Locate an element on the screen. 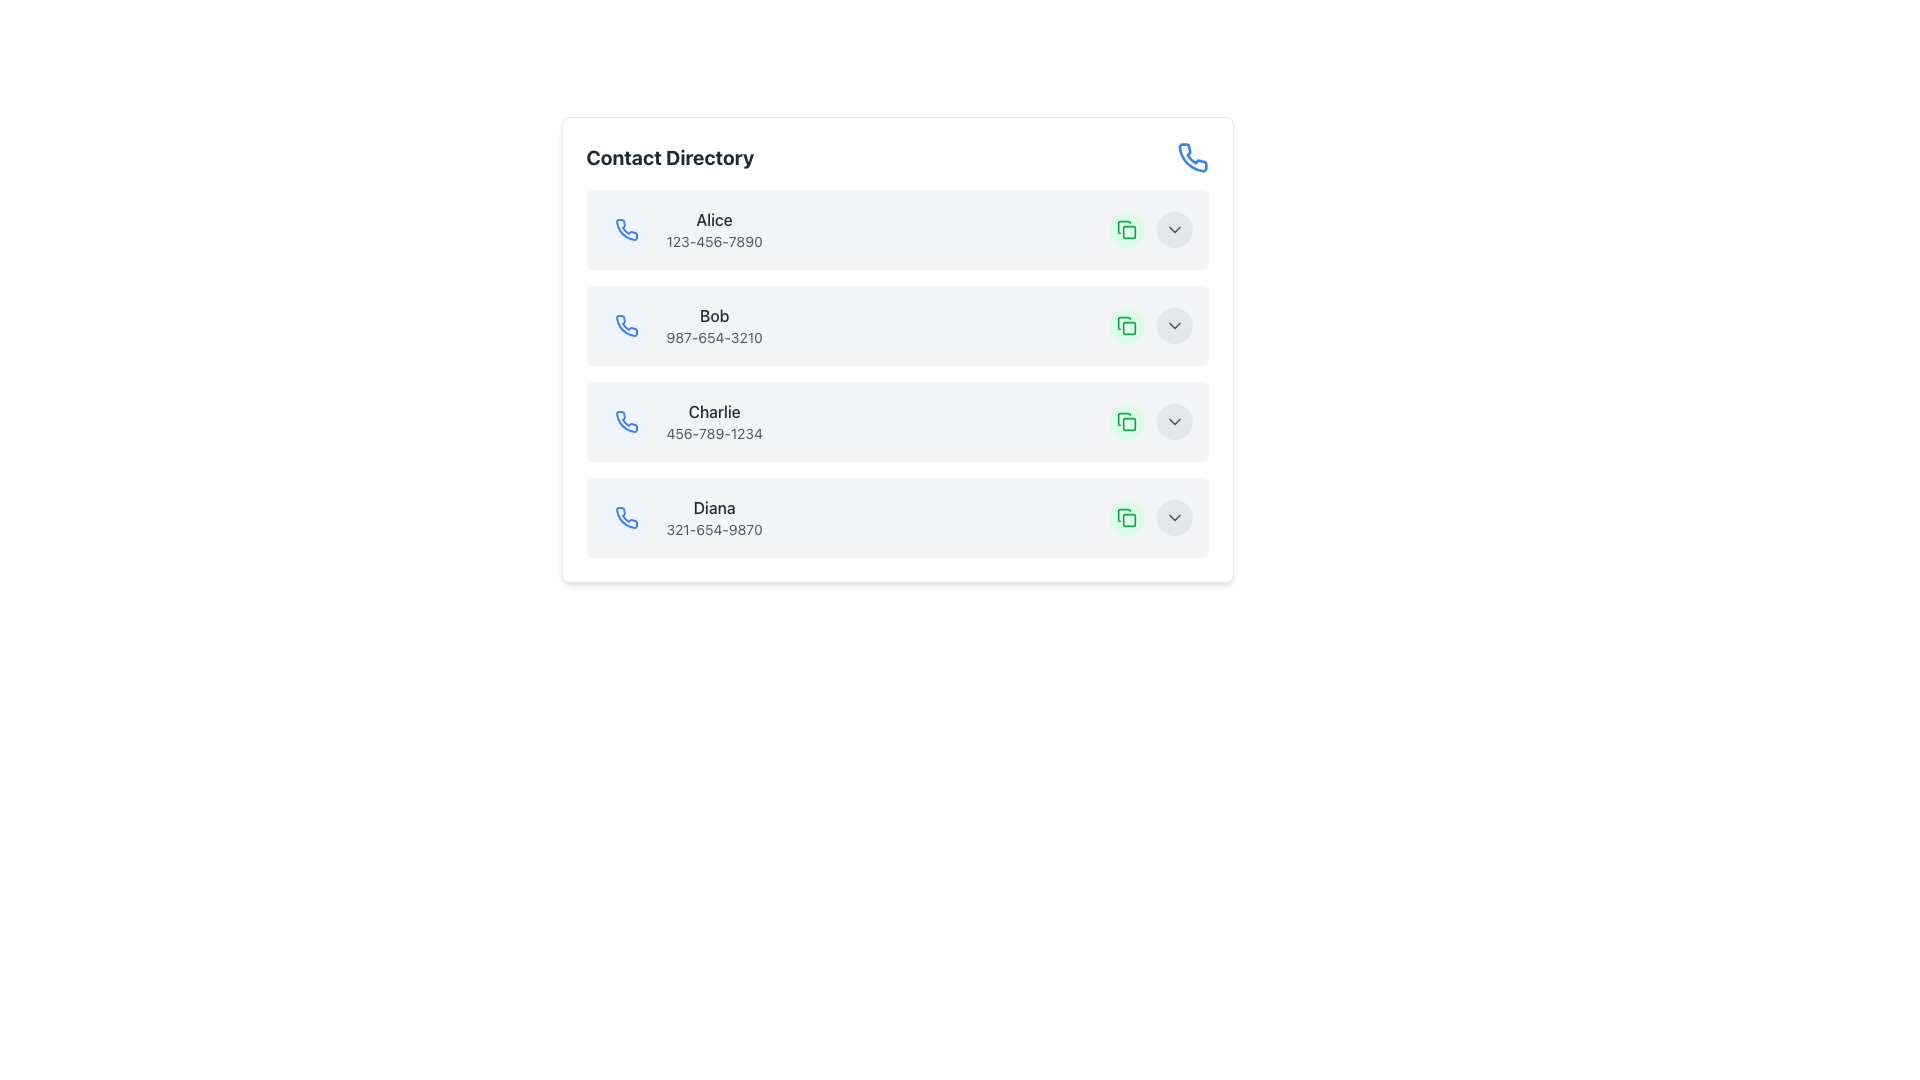 This screenshot has width=1920, height=1080. the text display element that shows a contact's name and phone number, located in the middle-right area of the interface, specifically in the third row of the 'Contact Directory' section, below 'Bob' and above 'Diana' is located at coordinates (714, 420).